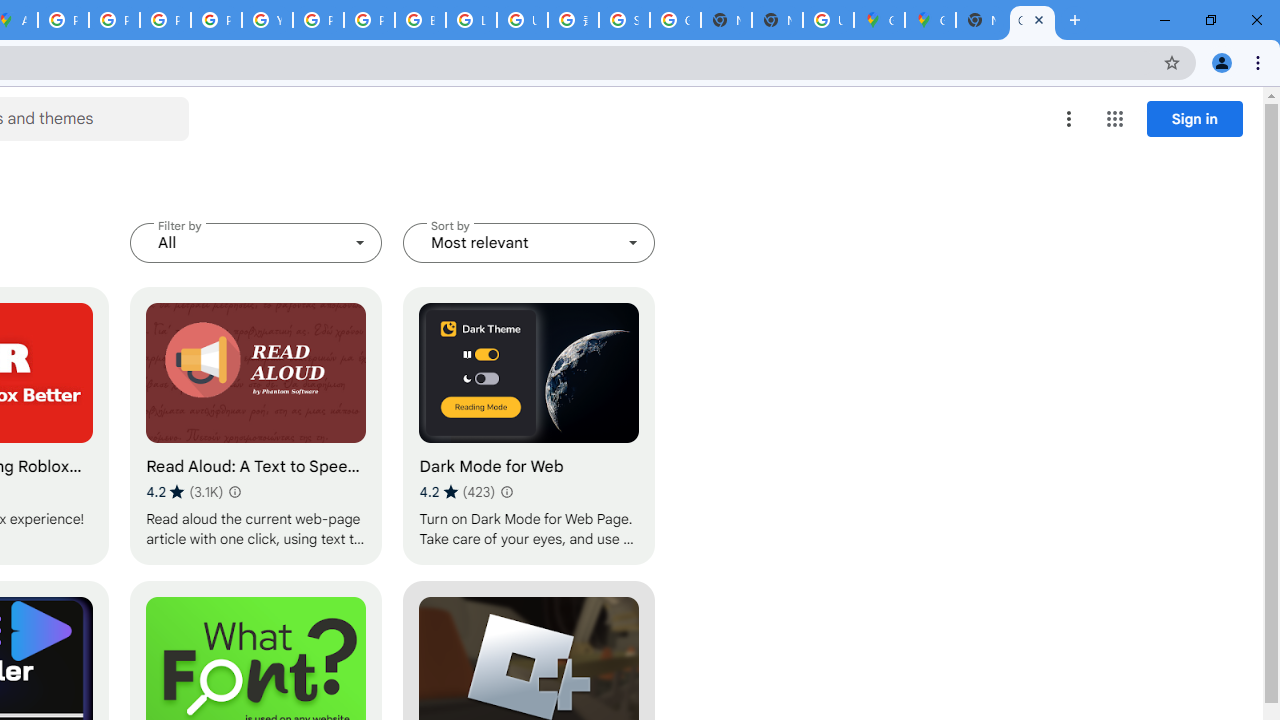  I want to click on 'Learn more about results and reviews "Dark Mode for Web"', so click(506, 492).